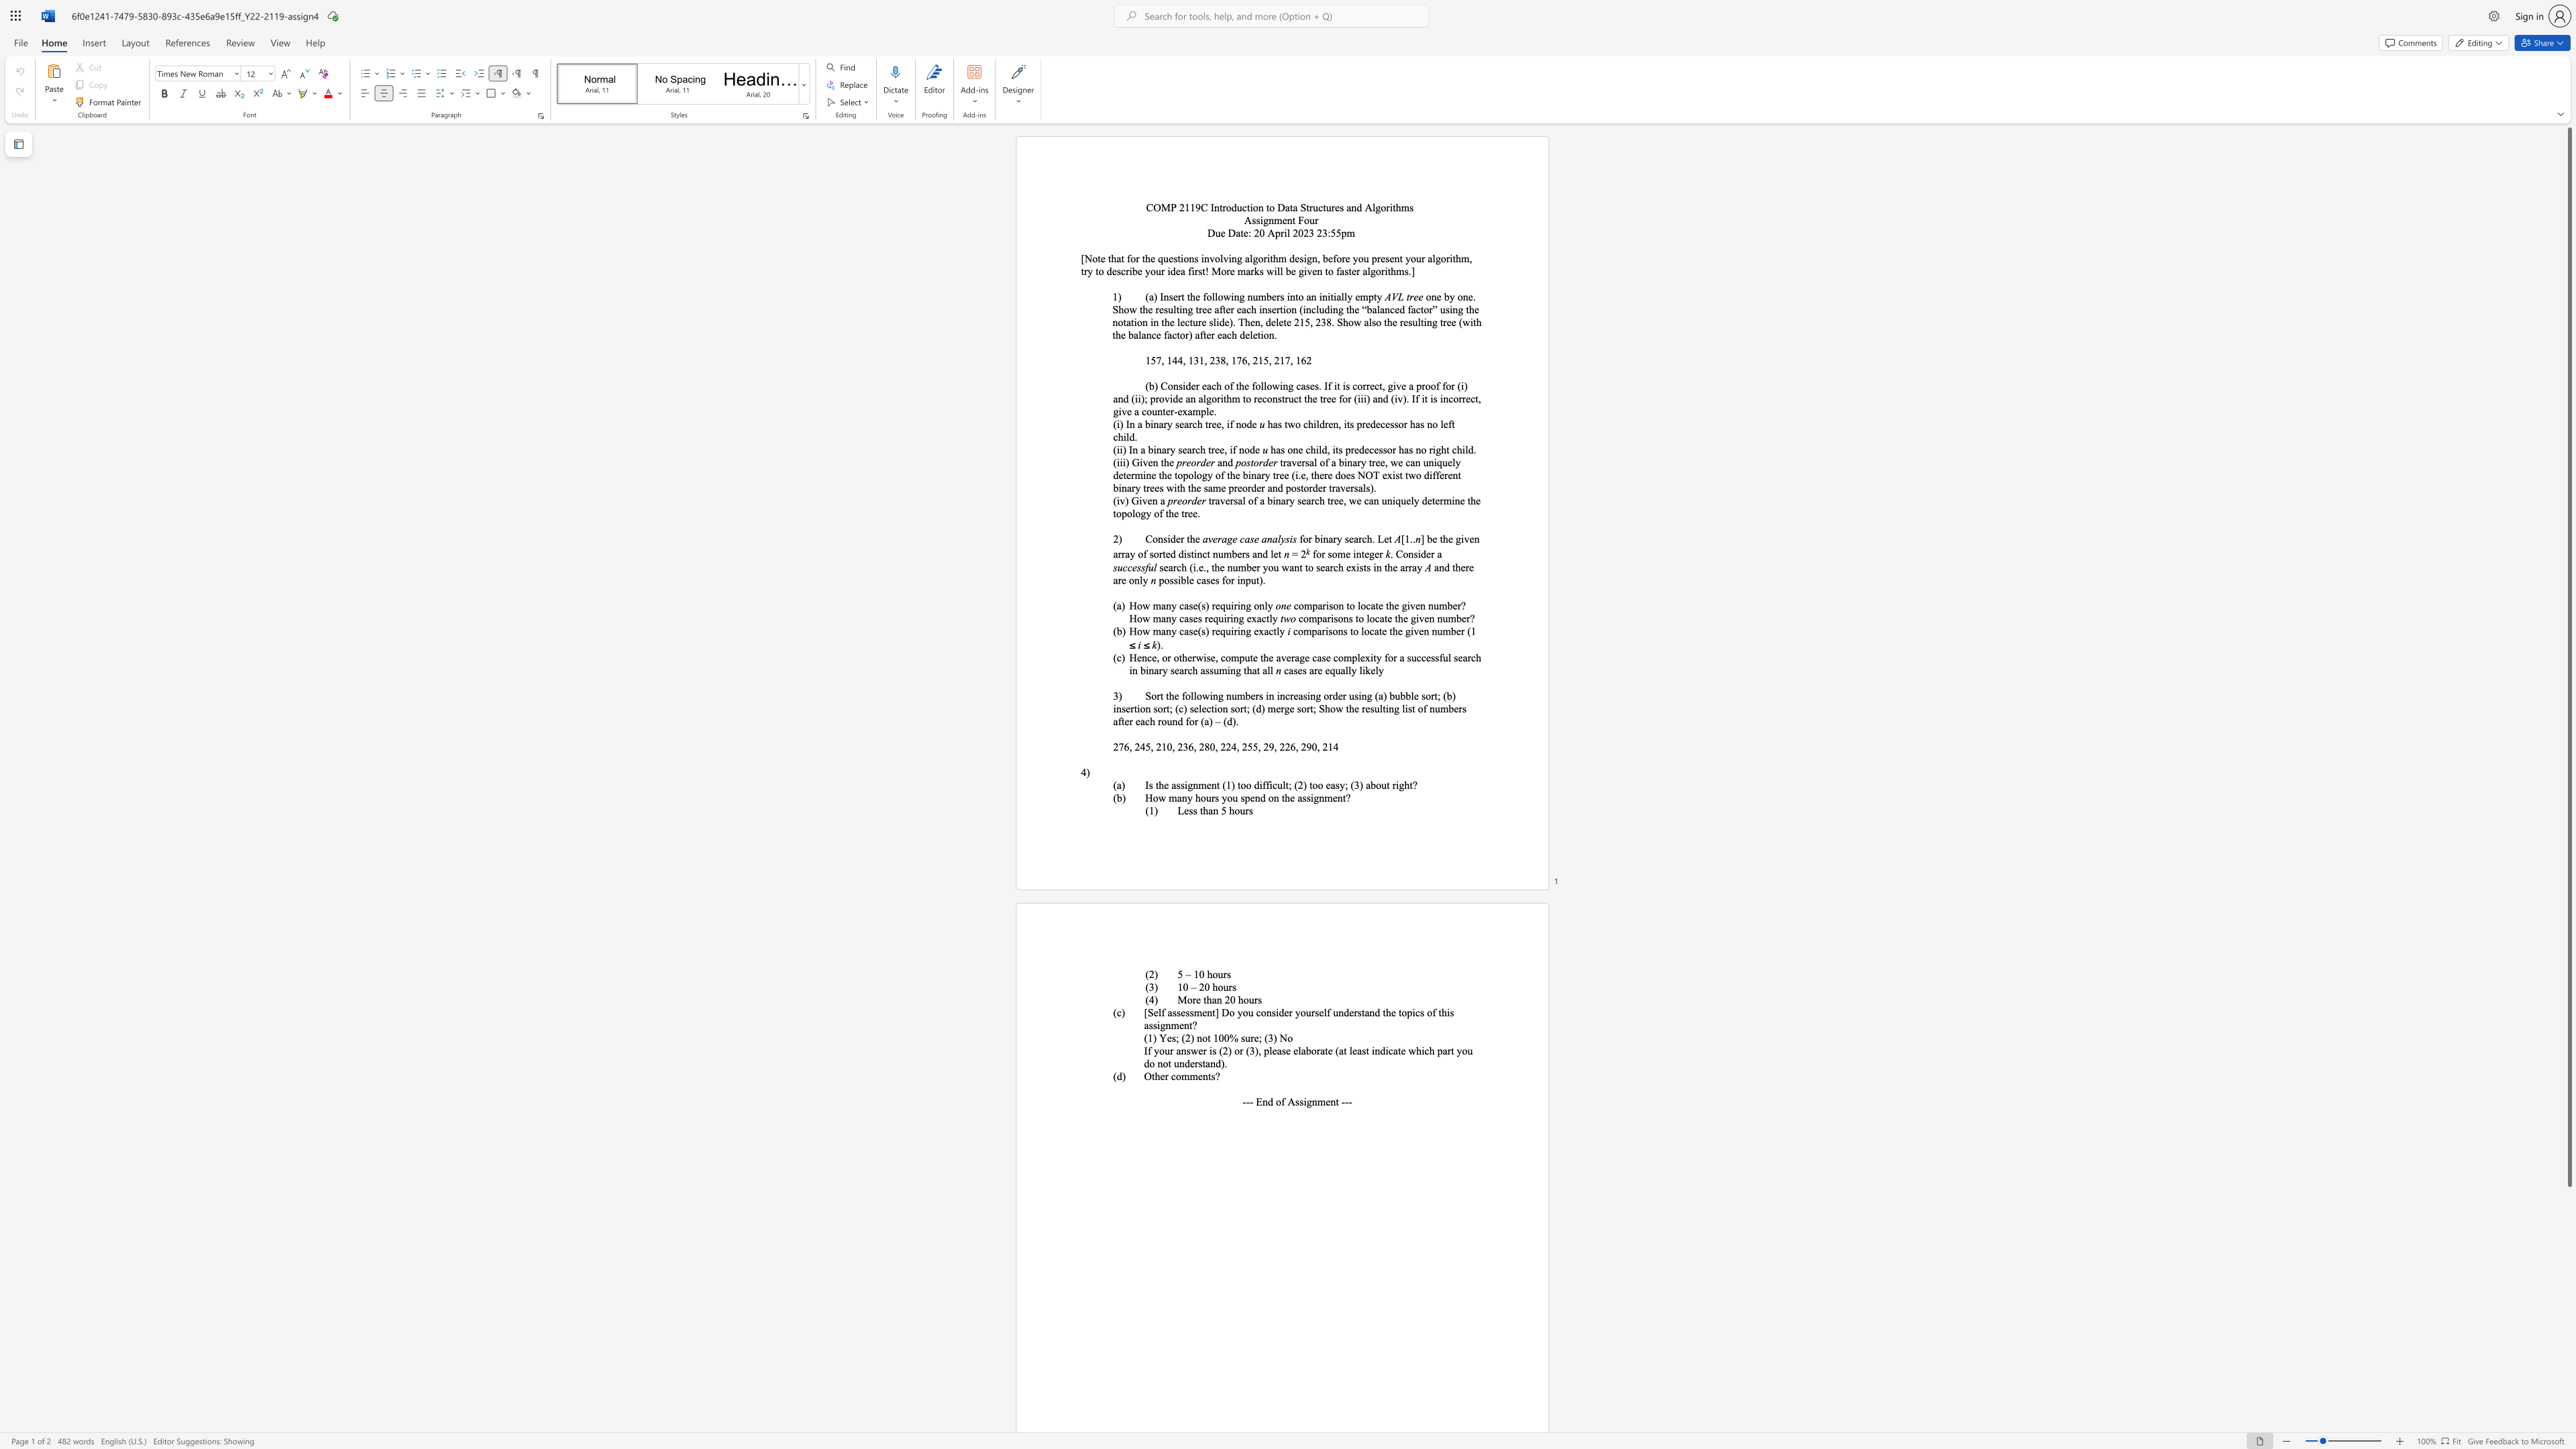 This screenshot has height=1449, width=2576. Describe the element at coordinates (1400, 500) in the screenshot. I see `the subset text "uely determine the top" within the text "traversal of a binary search tree, we can uniquely determine the topology of the tree."` at that location.